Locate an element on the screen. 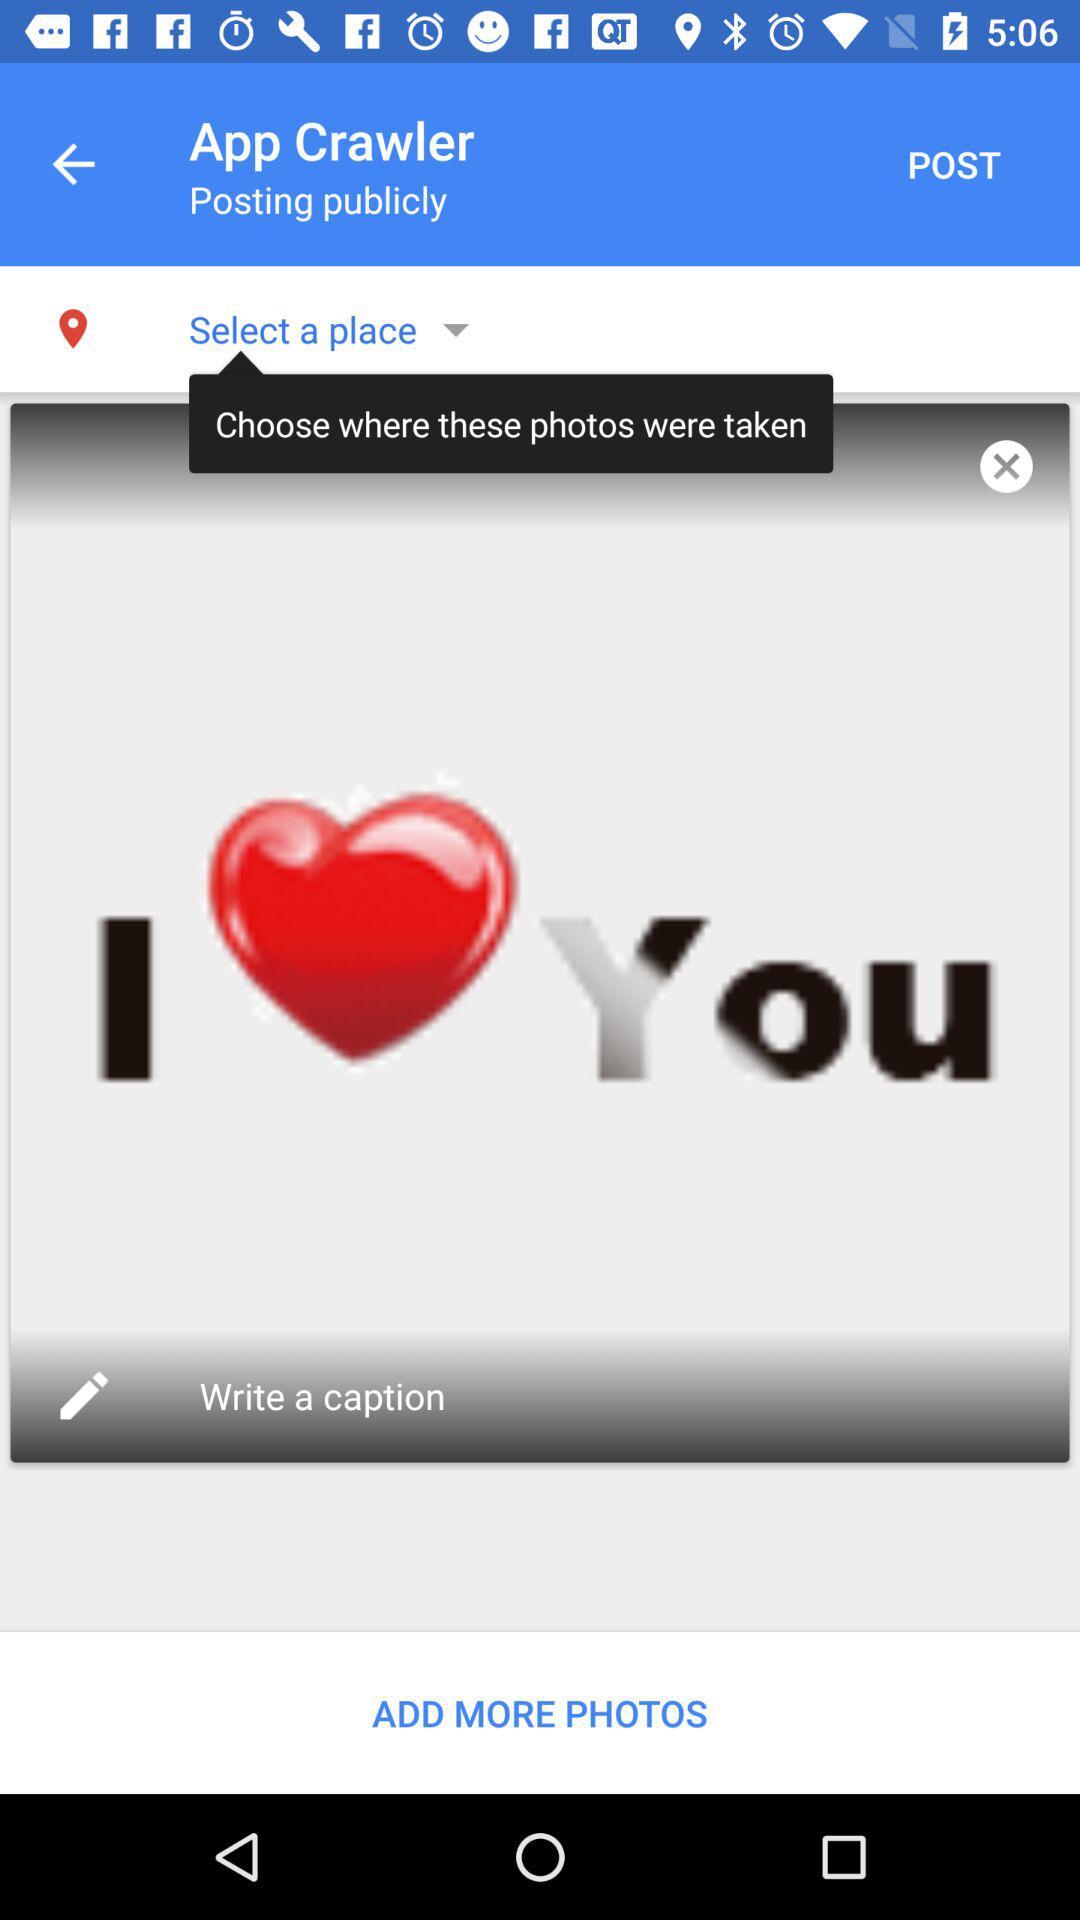 The height and width of the screenshot is (1920, 1080). the add more photos icon is located at coordinates (540, 1712).